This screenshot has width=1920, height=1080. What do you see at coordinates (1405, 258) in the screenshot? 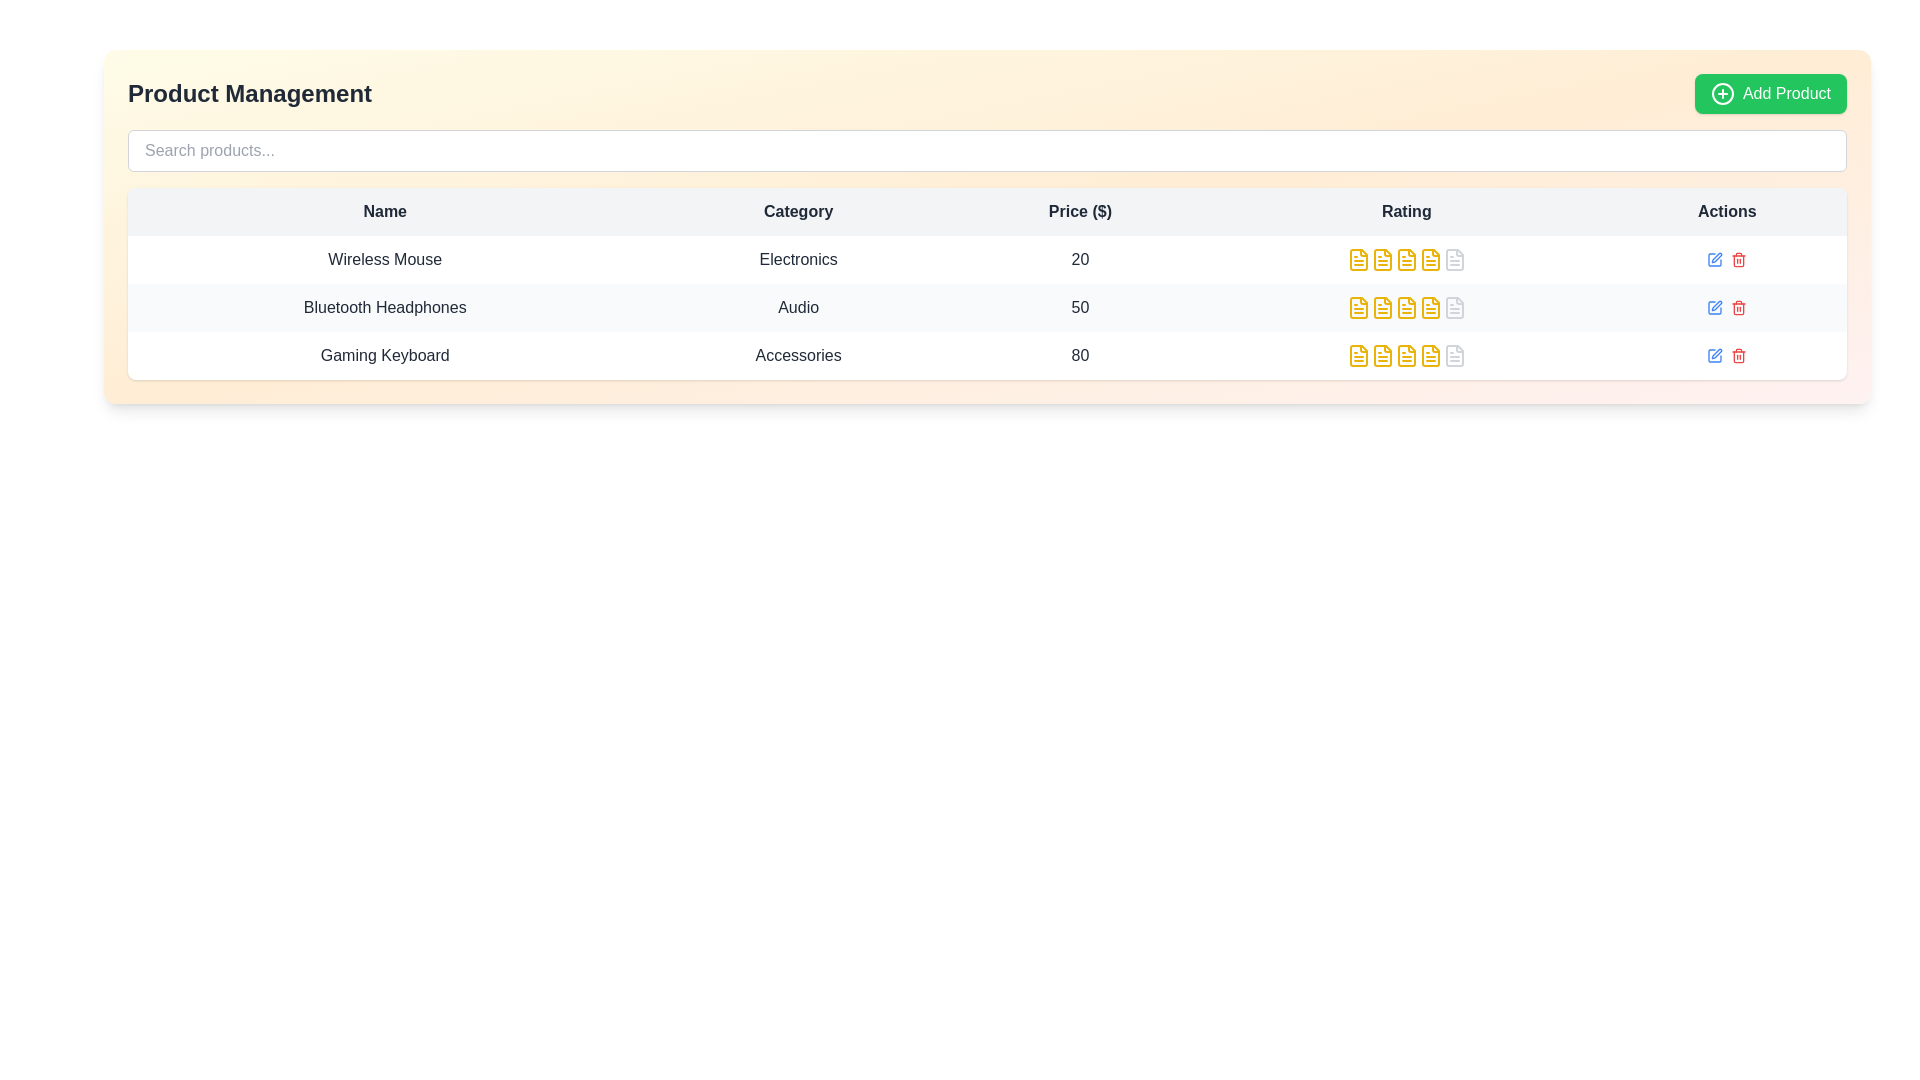
I see `the third document icon in the second row of the 'Rating' column` at bounding box center [1405, 258].